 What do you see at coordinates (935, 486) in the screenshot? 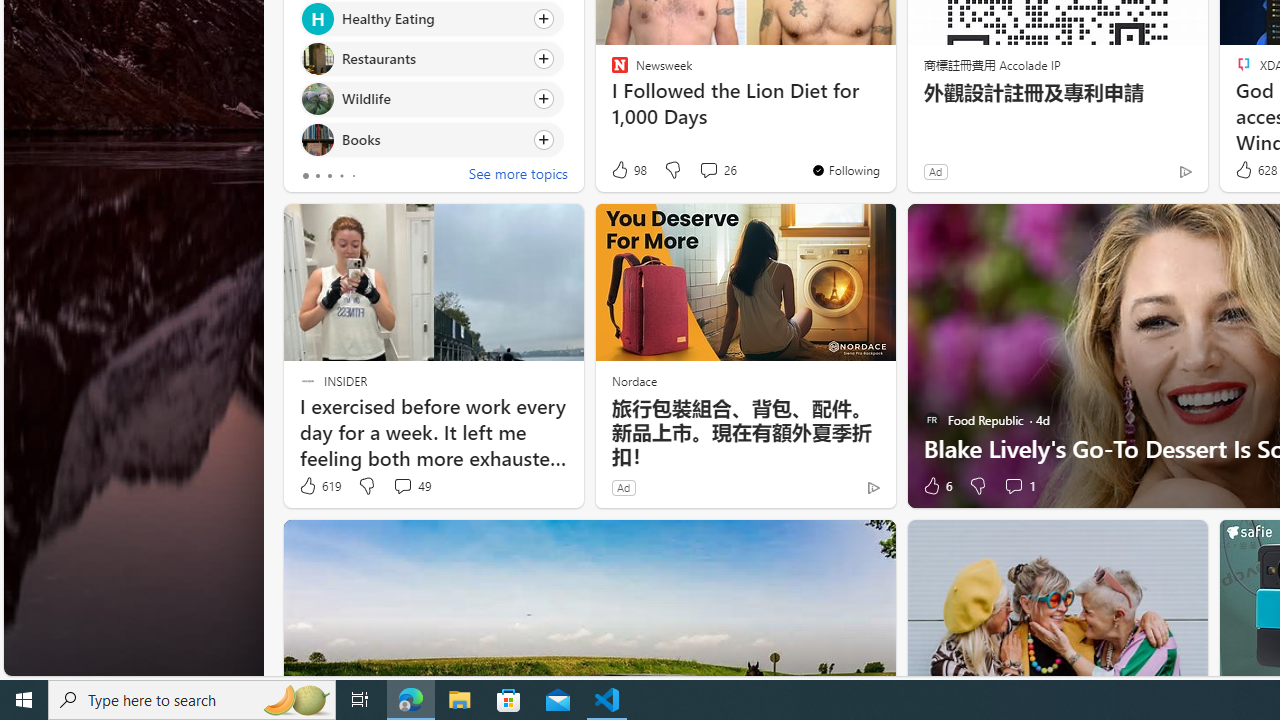
I see `'6 Like'` at bounding box center [935, 486].